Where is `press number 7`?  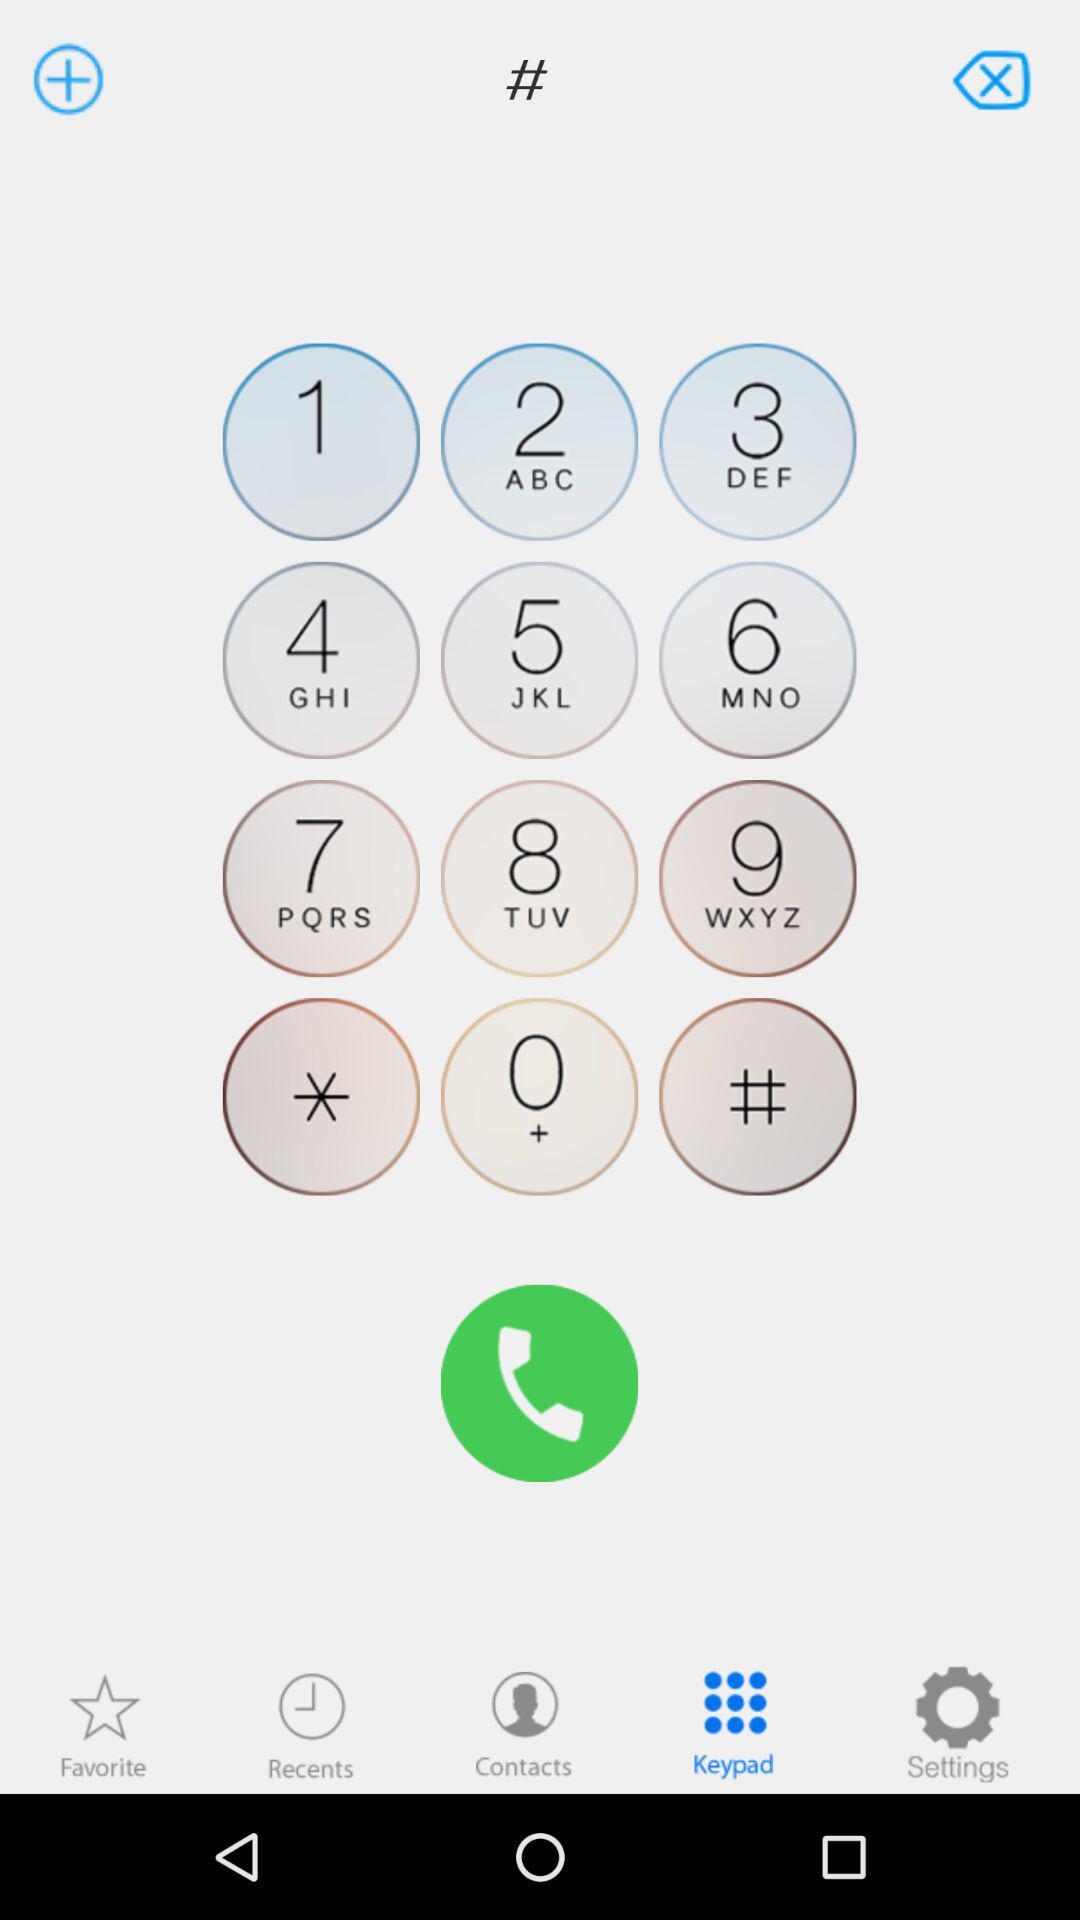 press number 7 is located at coordinates (320, 878).